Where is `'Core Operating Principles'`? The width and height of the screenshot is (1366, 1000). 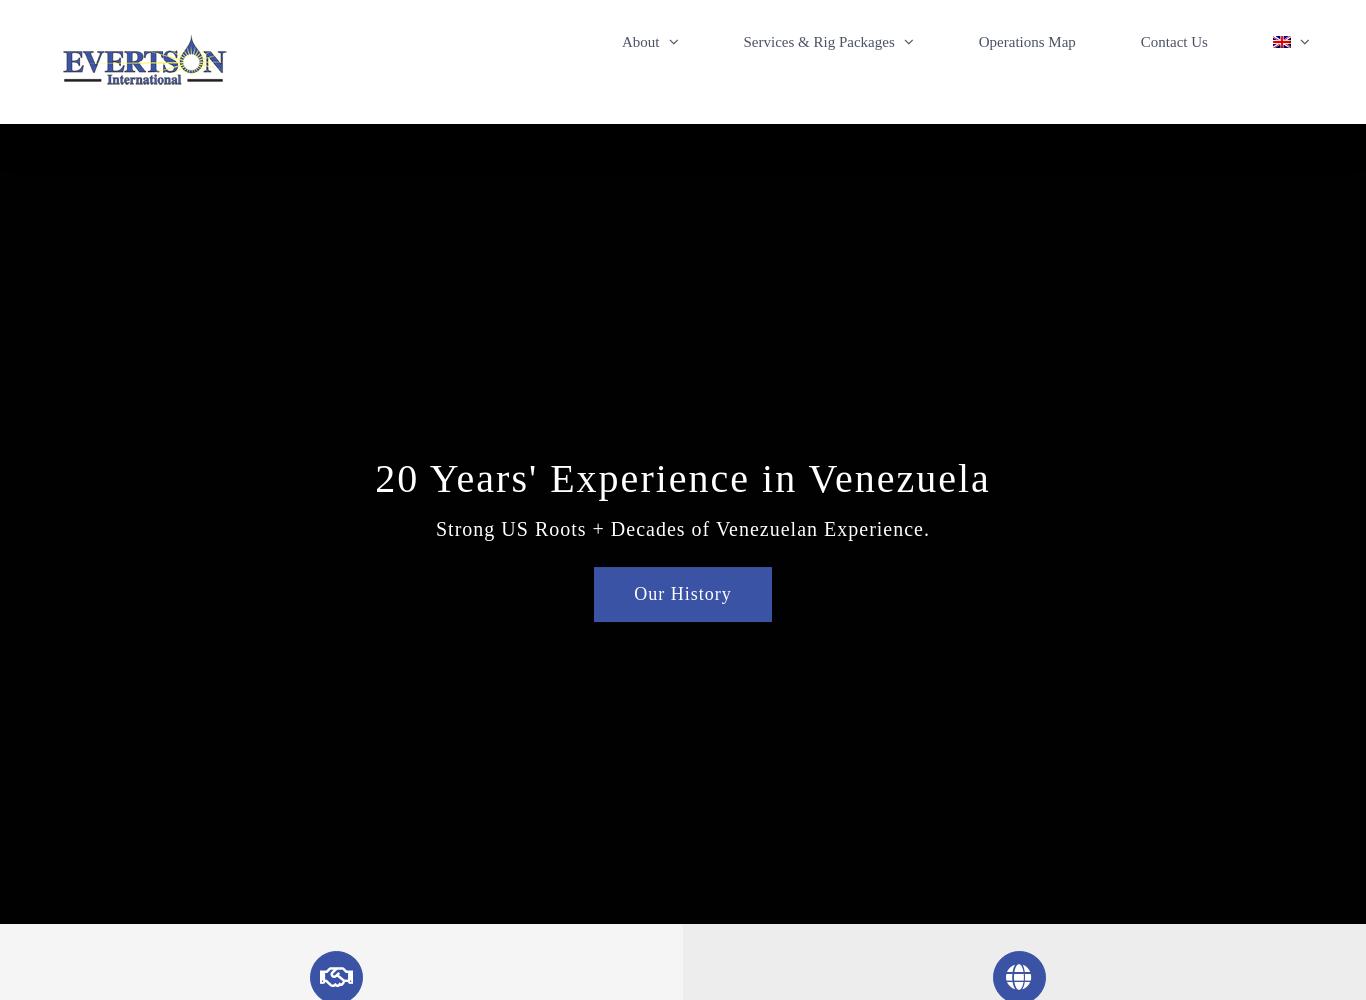
'Core Operating Principles' is located at coordinates (729, 133).